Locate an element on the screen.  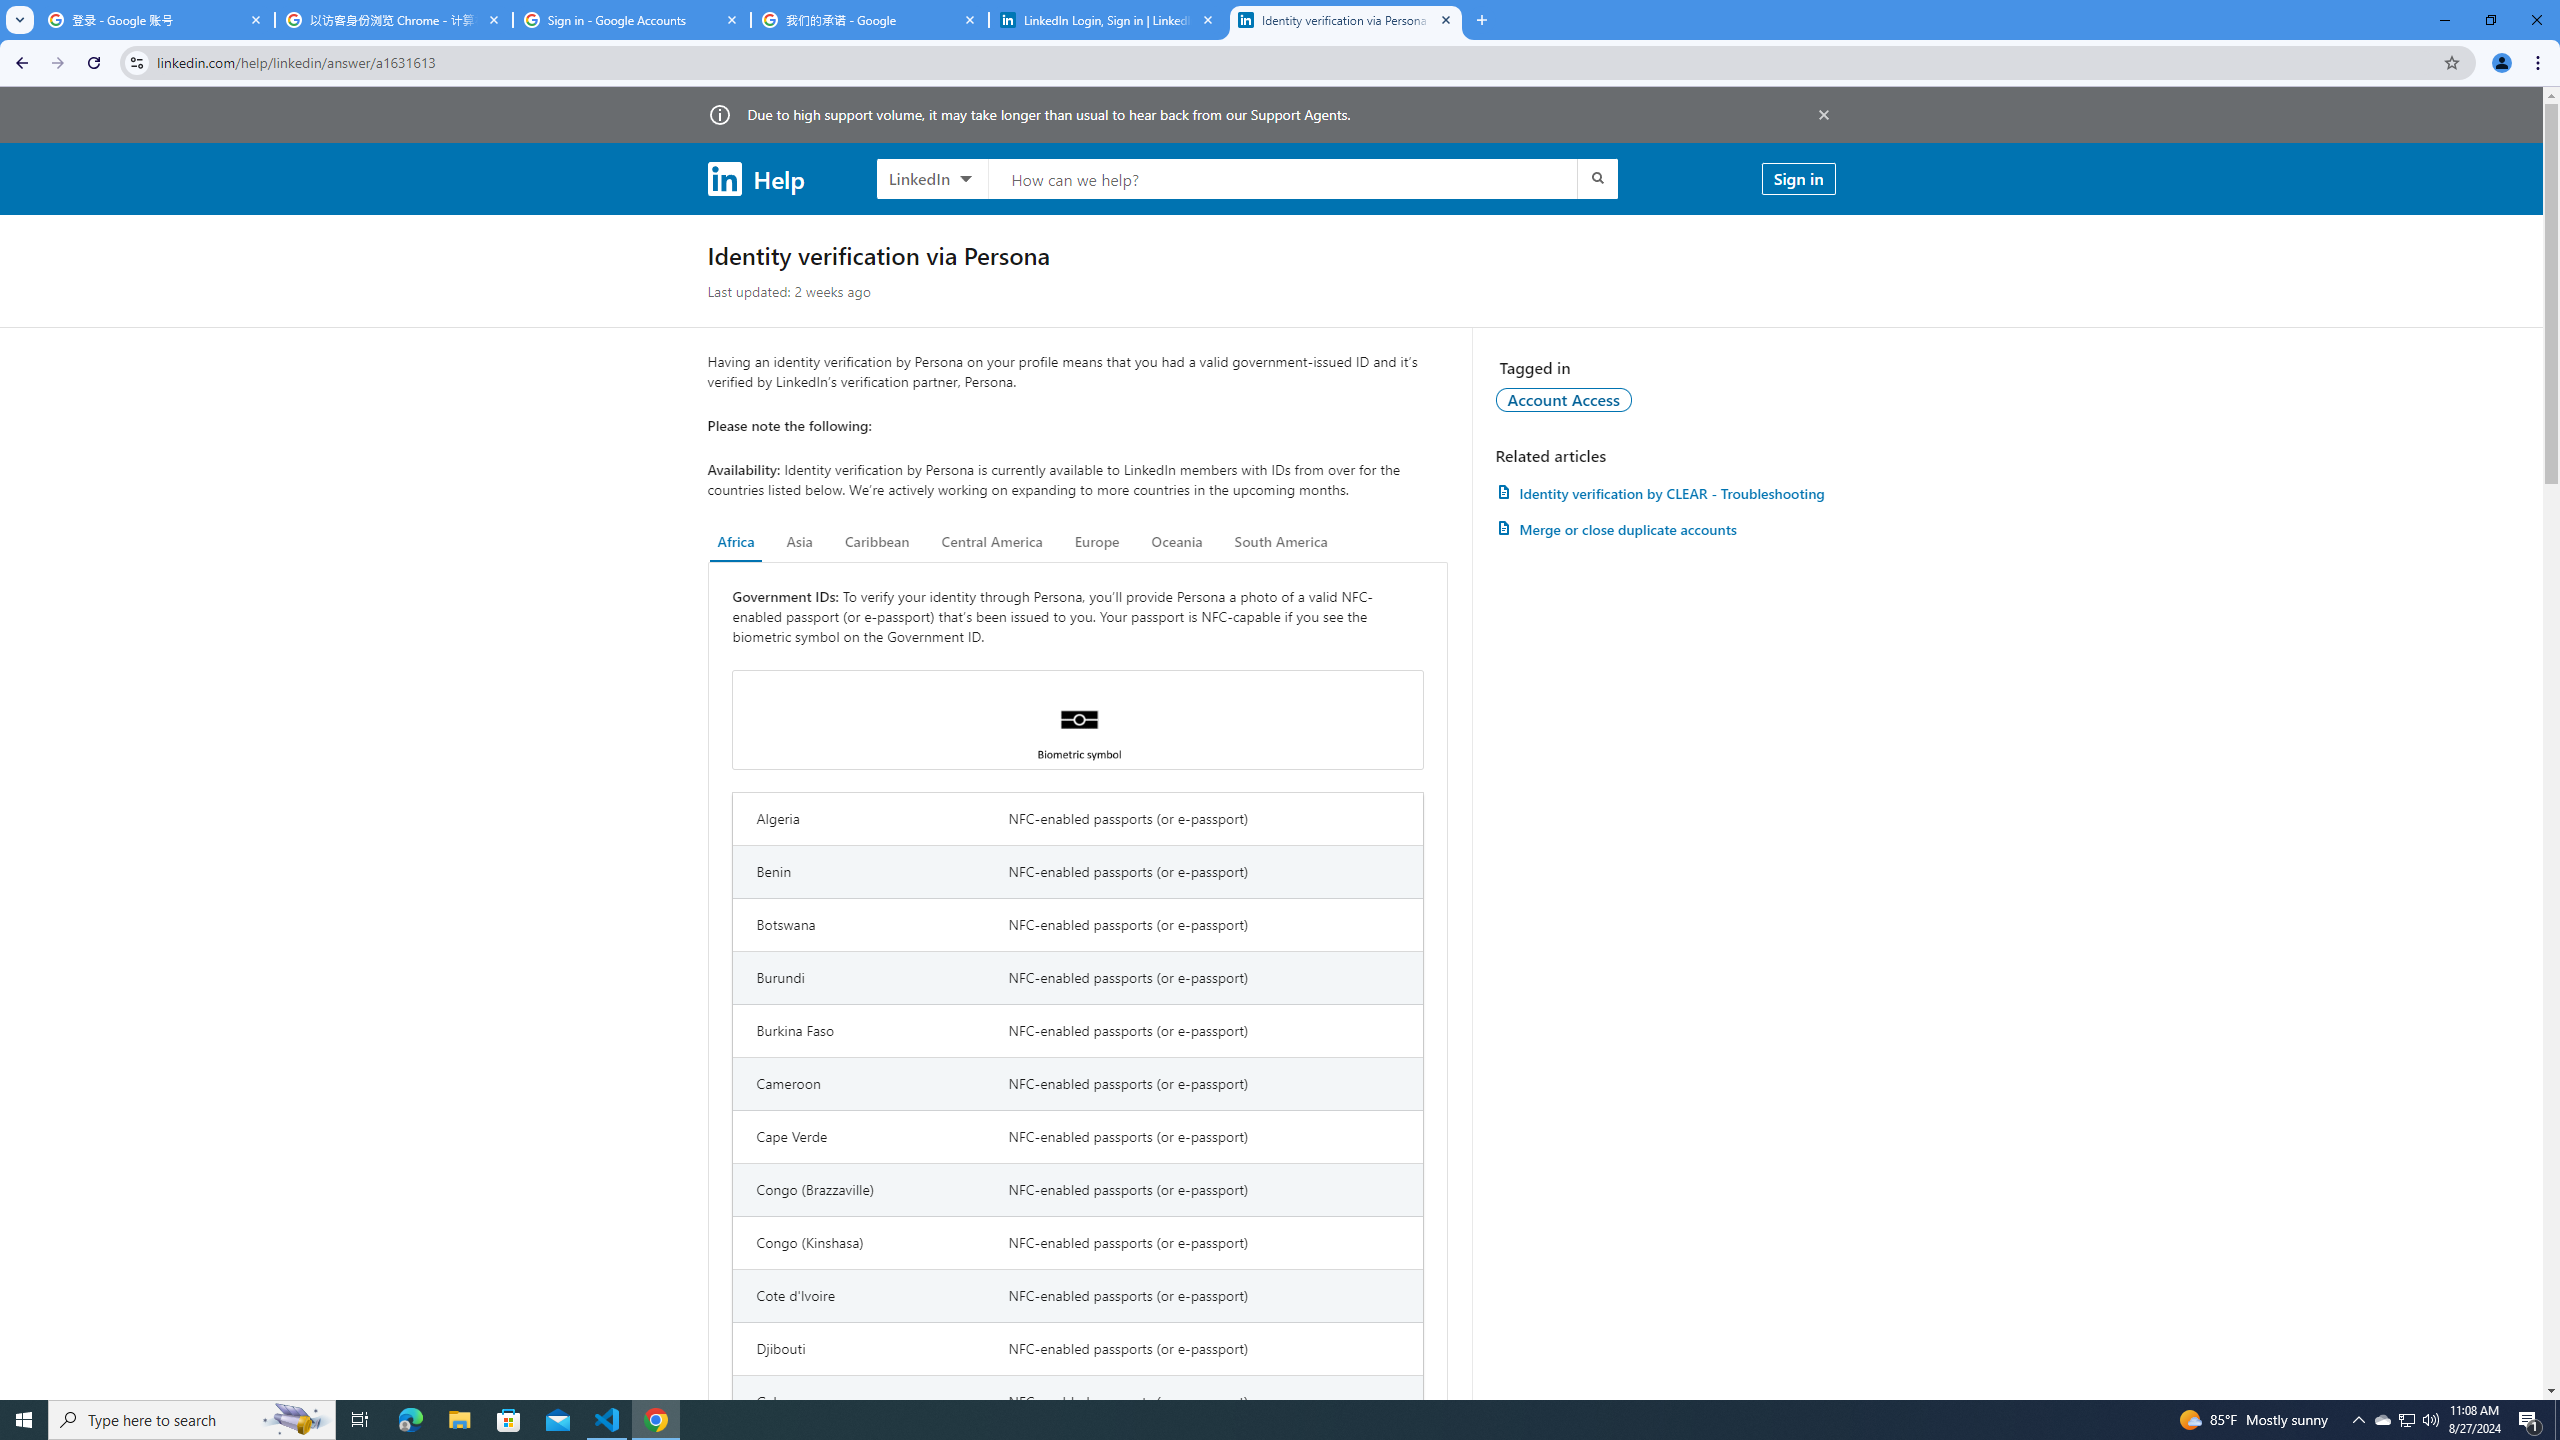
'AutomationID: topic-link-a151002' is located at coordinates (1564, 398).